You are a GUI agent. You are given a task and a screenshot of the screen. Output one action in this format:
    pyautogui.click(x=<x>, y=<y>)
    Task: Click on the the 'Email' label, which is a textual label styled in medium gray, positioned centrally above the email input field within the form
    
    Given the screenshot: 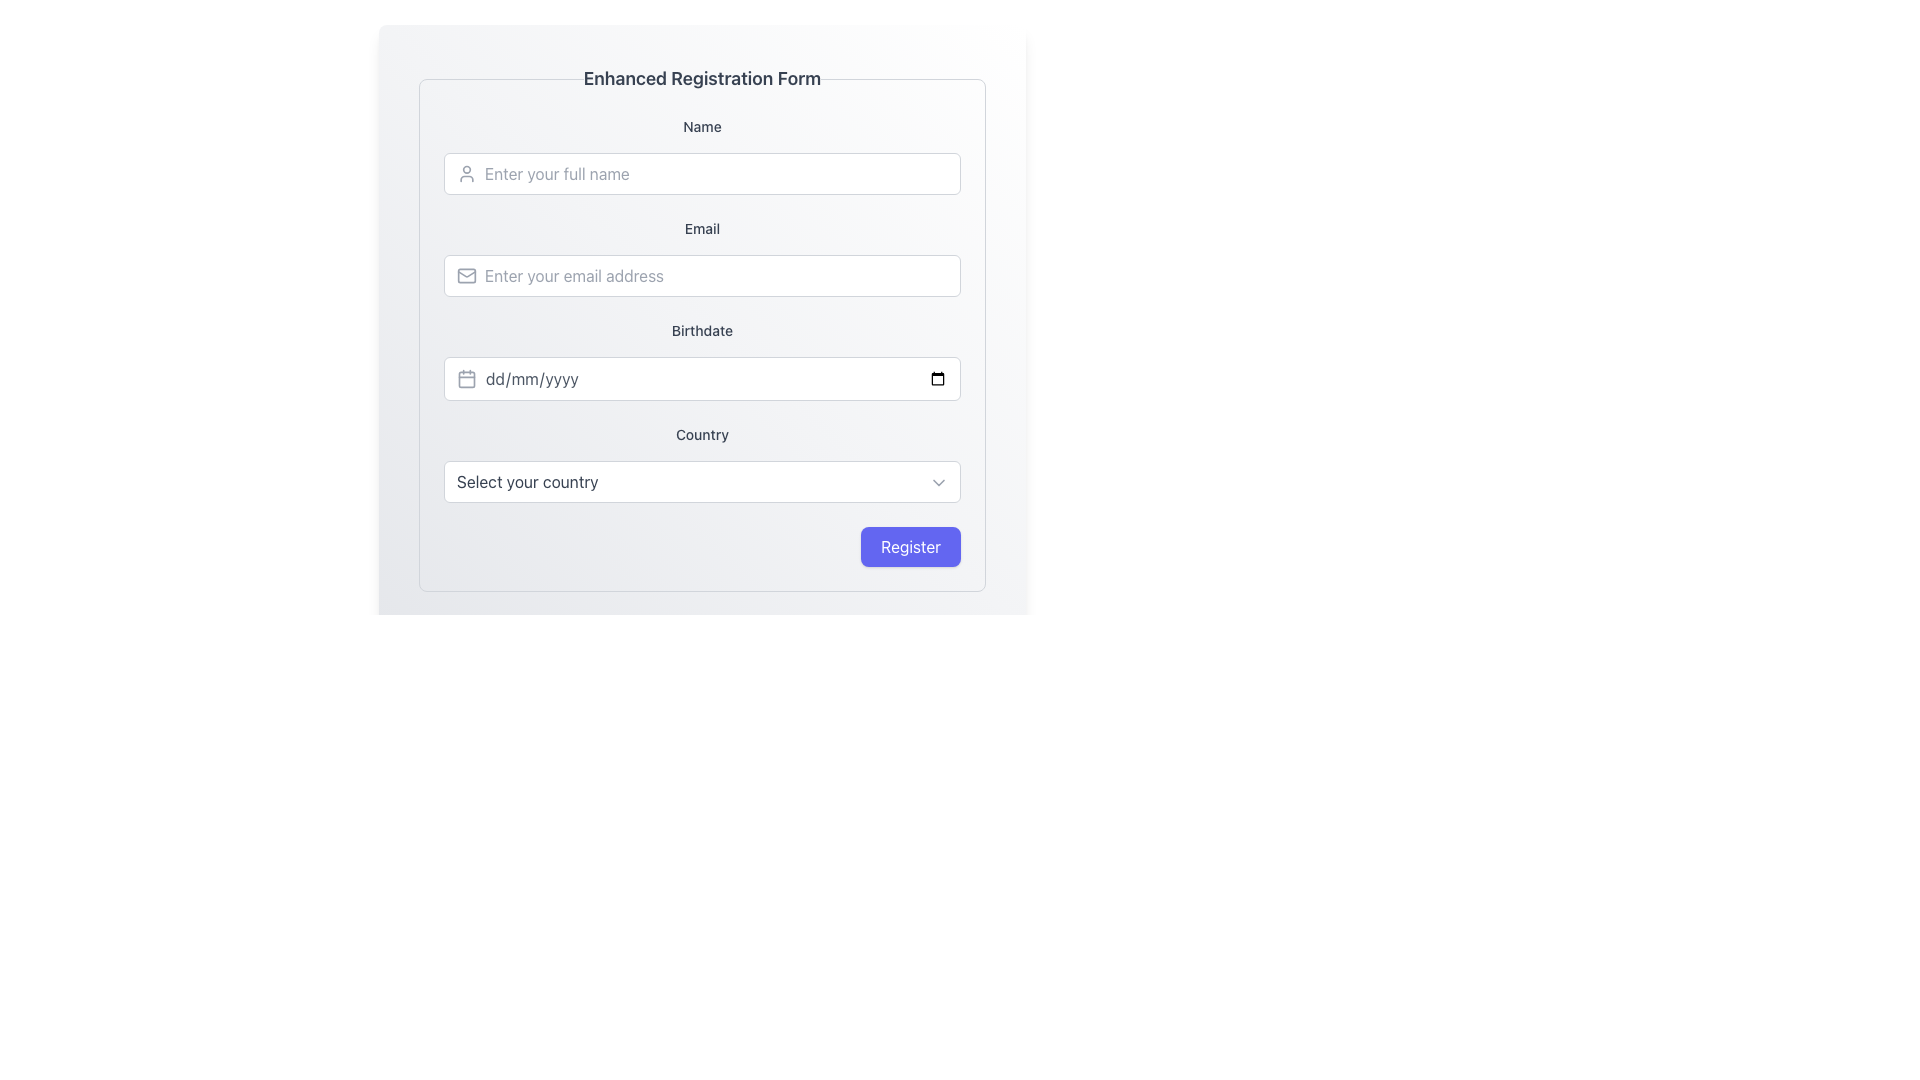 What is the action you would take?
    pyautogui.click(x=702, y=227)
    